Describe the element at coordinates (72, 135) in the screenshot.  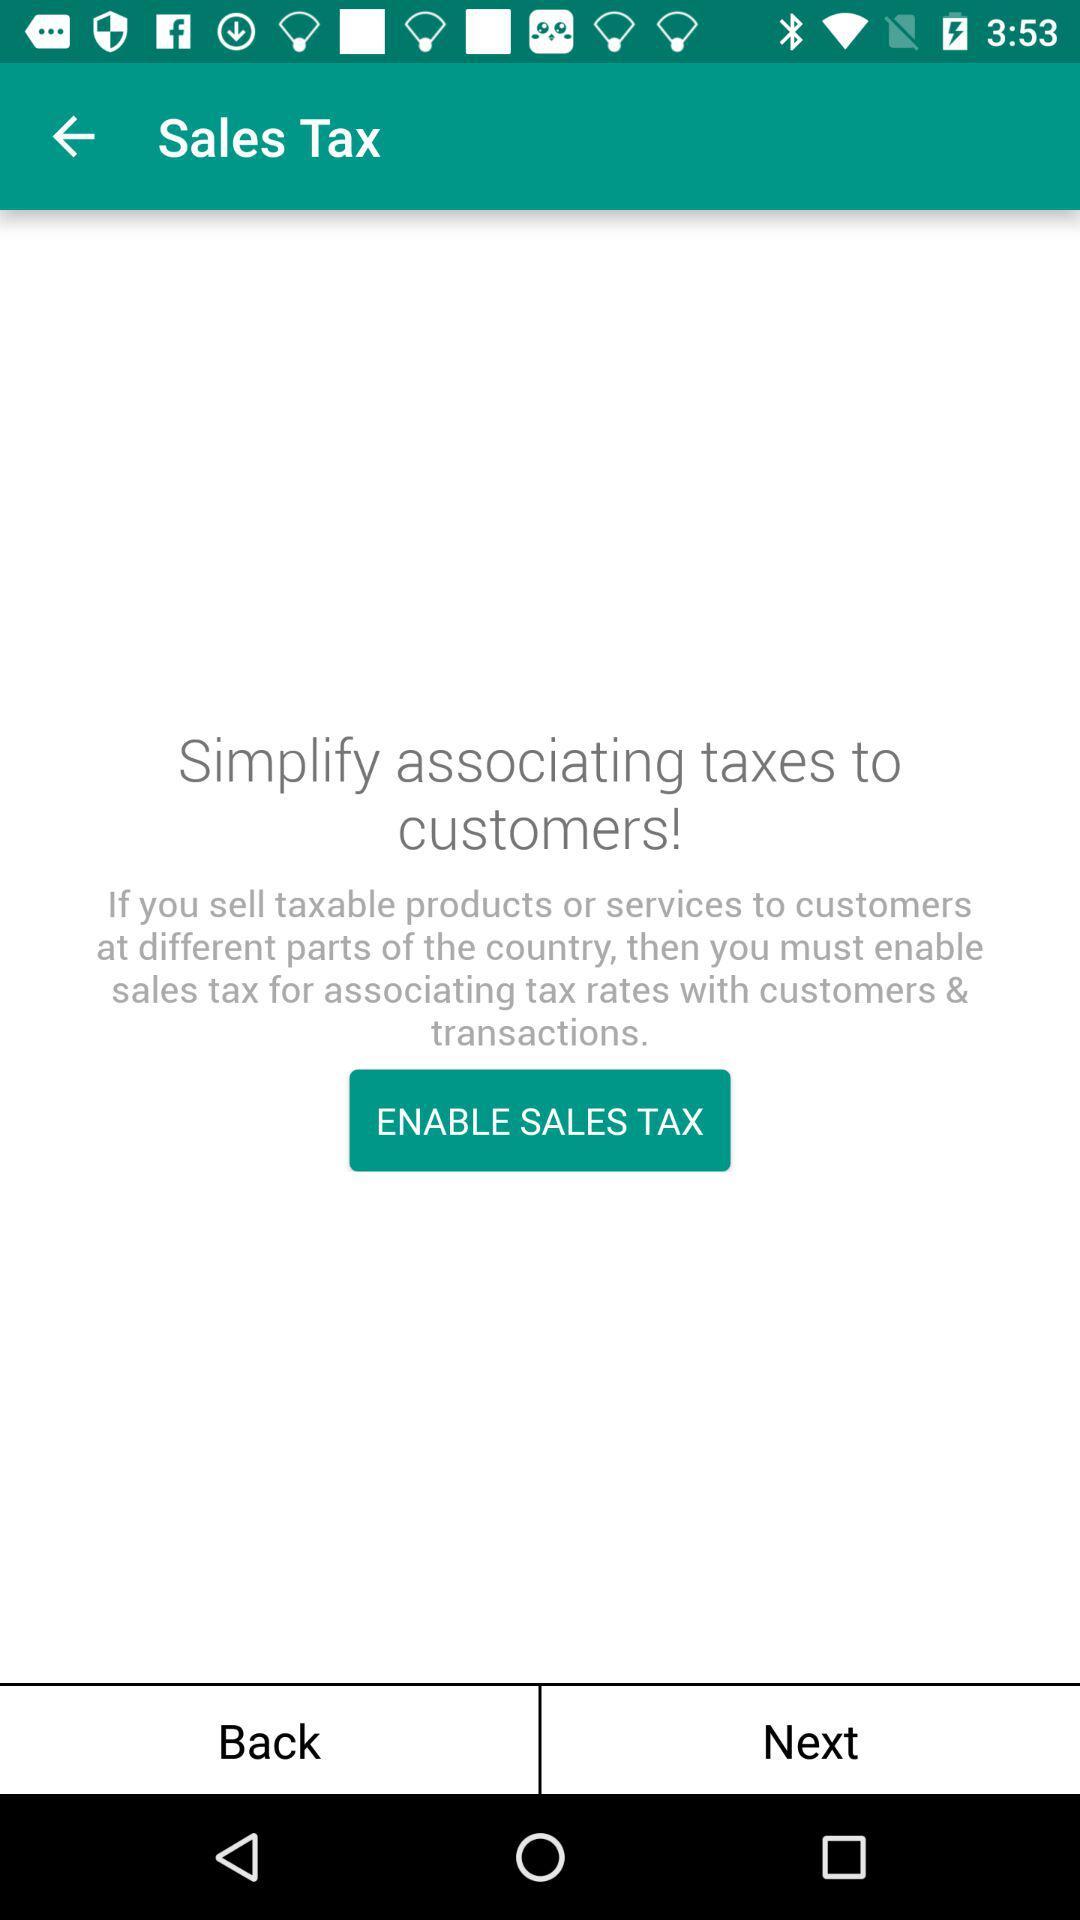
I see `app next to the sales tax` at that location.